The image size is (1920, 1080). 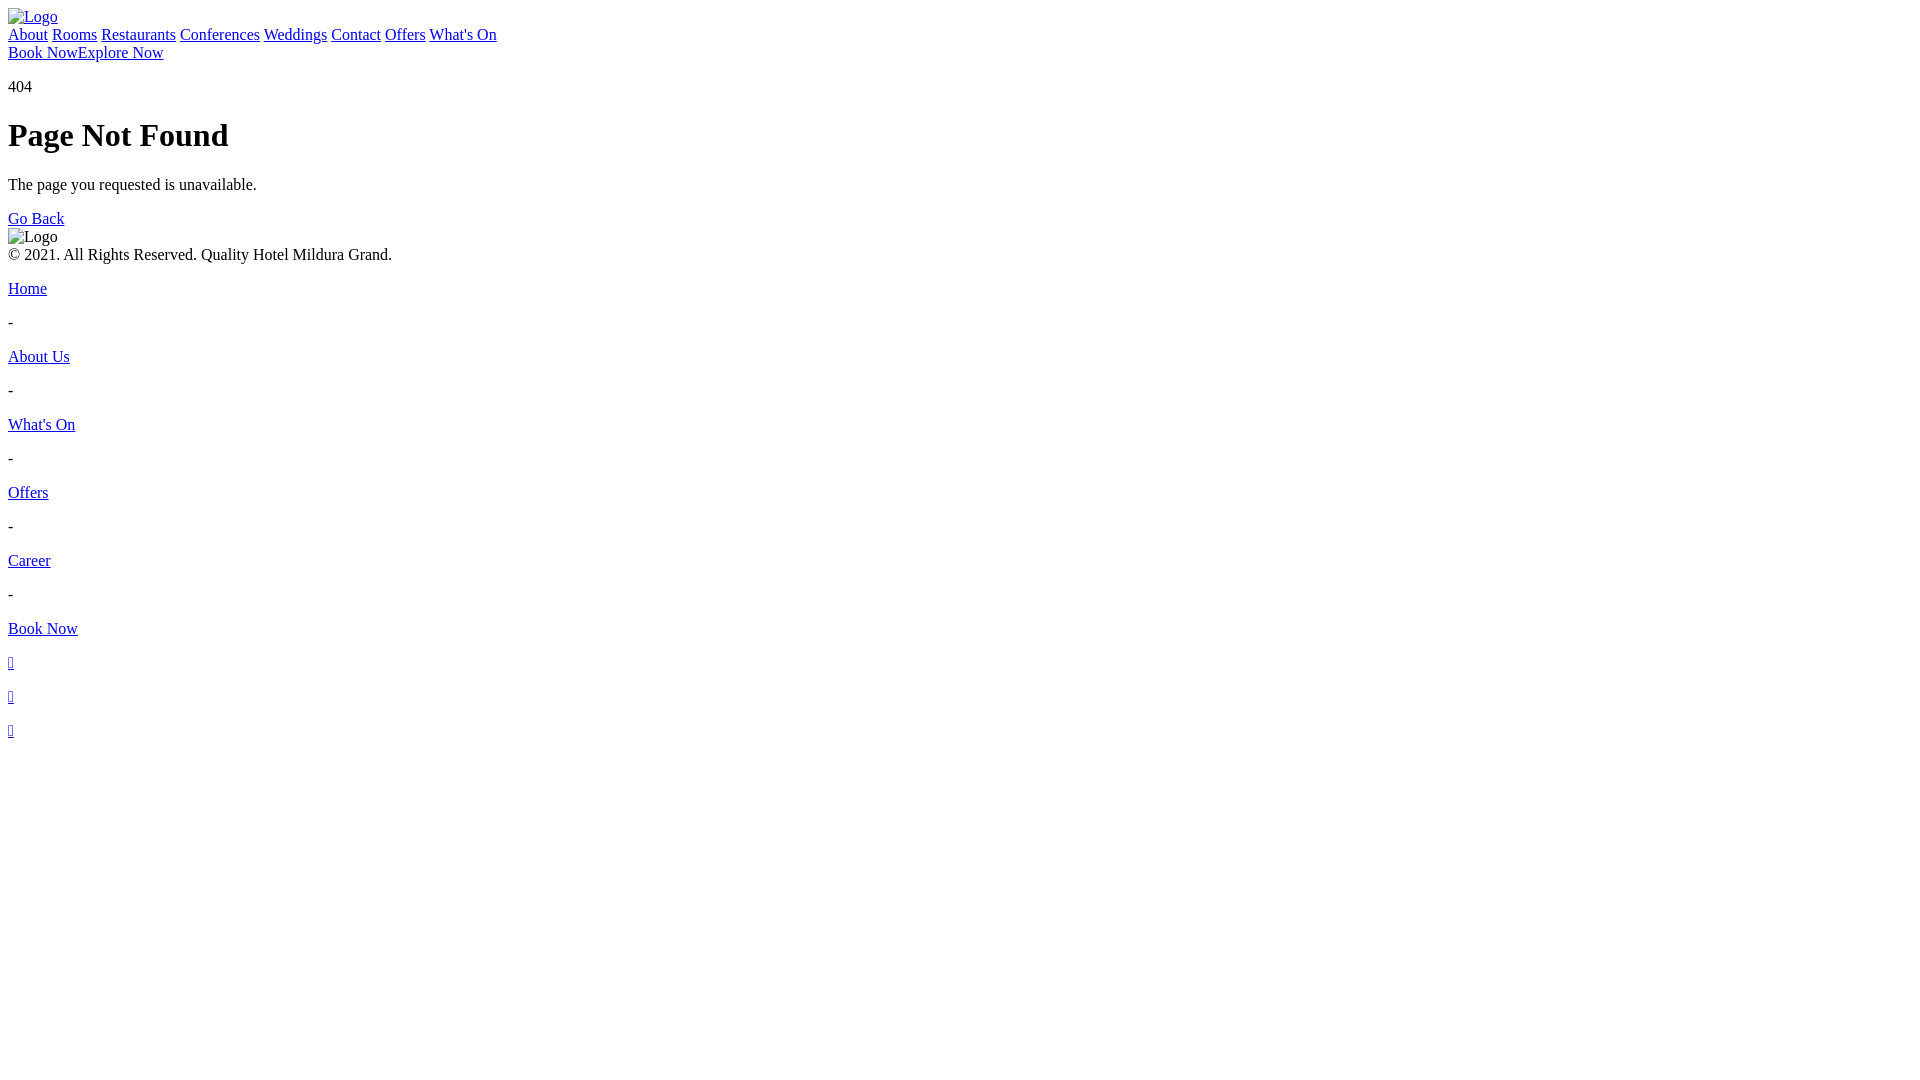 What do you see at coordinates (119, 52) in the screenshot?
I see `'Explore Now'` at bounding box center [119, 52].